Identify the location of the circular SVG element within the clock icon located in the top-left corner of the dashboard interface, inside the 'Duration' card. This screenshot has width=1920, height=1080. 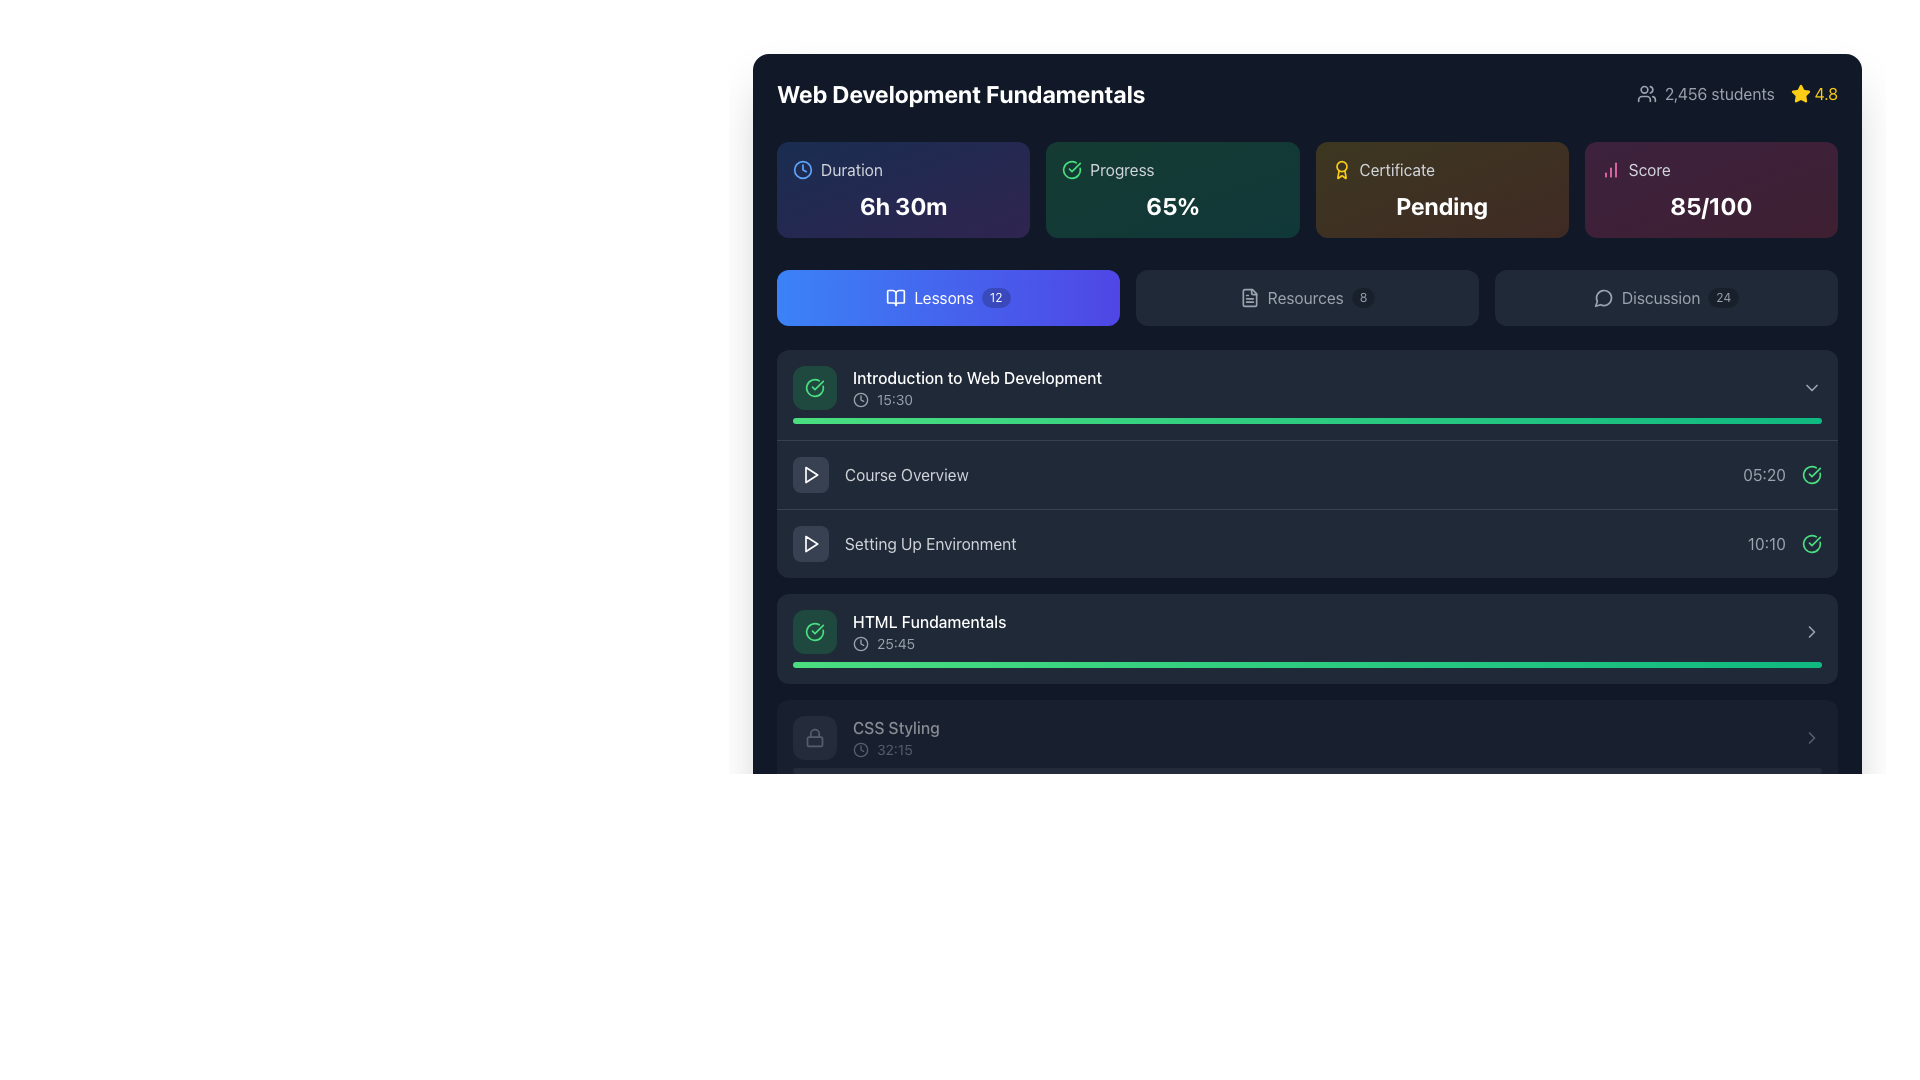
(802, 168).